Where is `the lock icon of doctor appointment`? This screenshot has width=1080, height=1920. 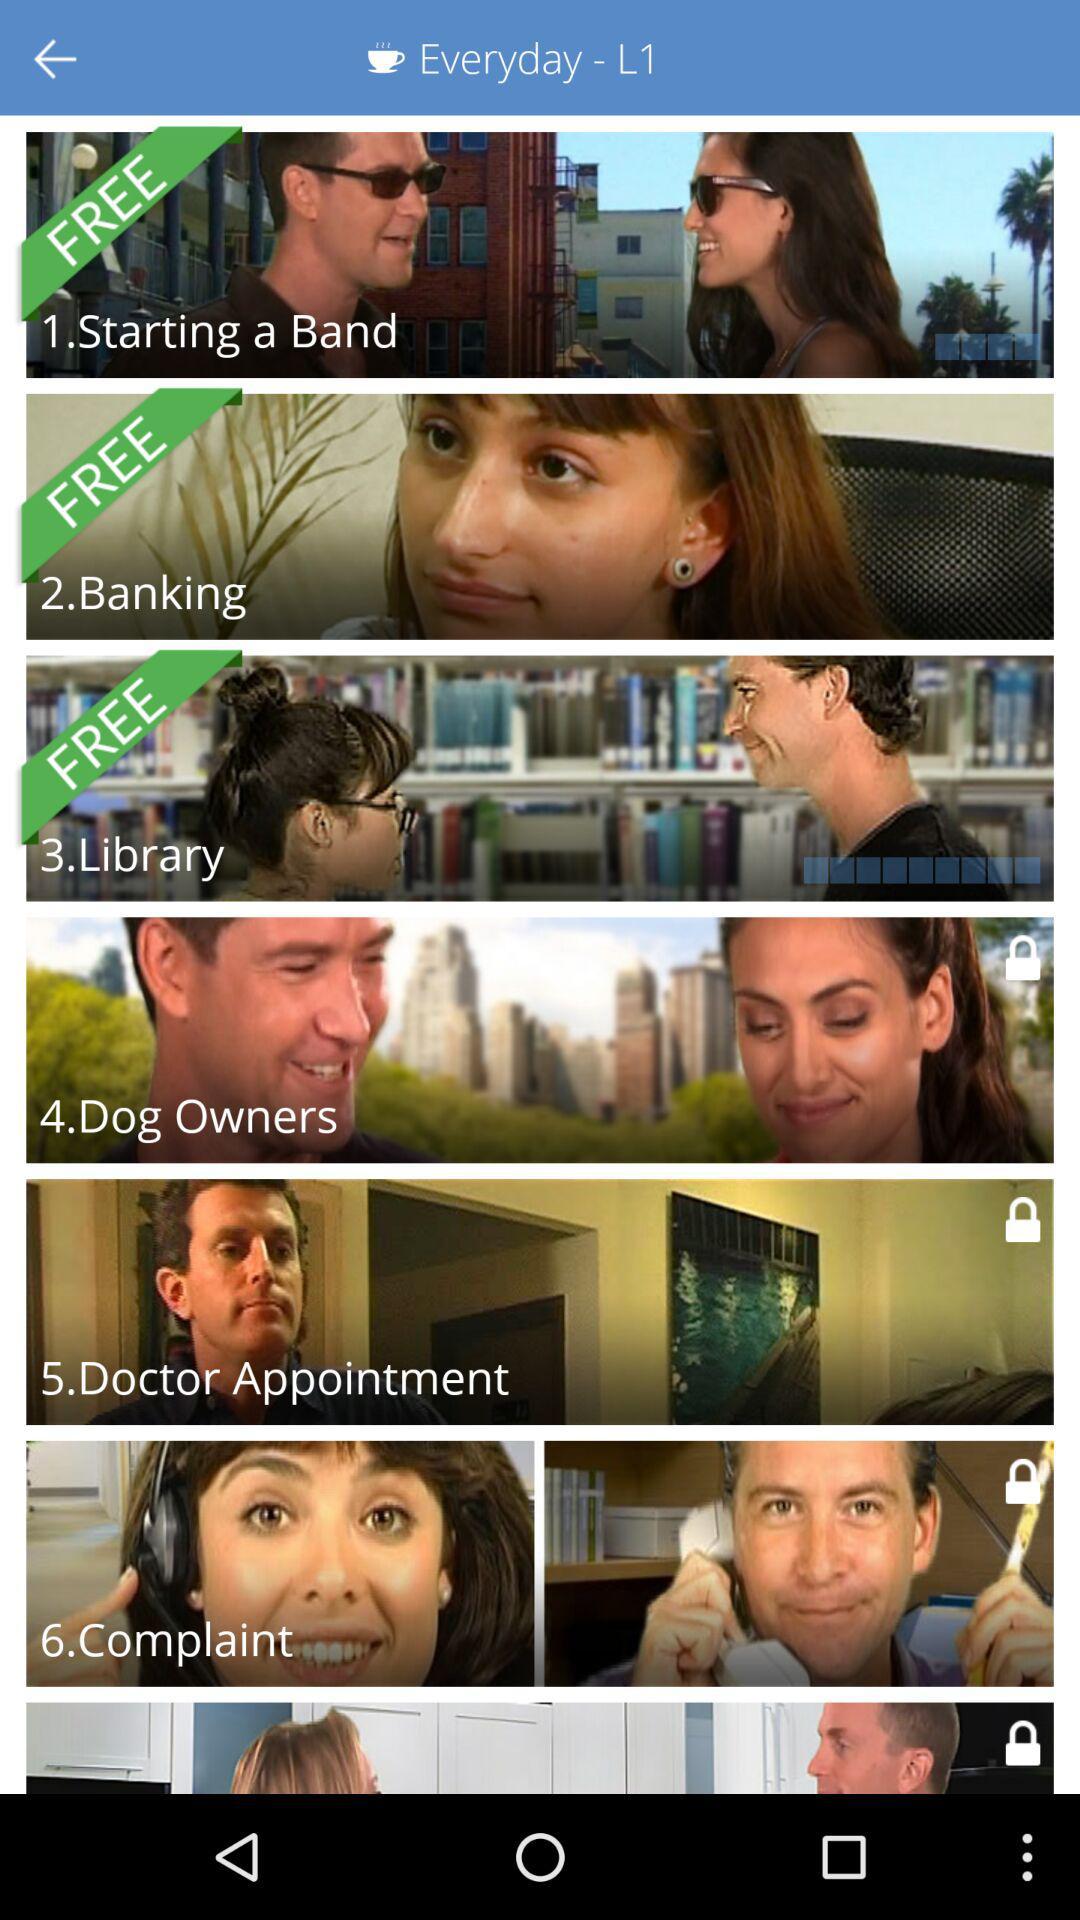 the lock icon of doctor appointment is located at coordinates (1022, 1218).